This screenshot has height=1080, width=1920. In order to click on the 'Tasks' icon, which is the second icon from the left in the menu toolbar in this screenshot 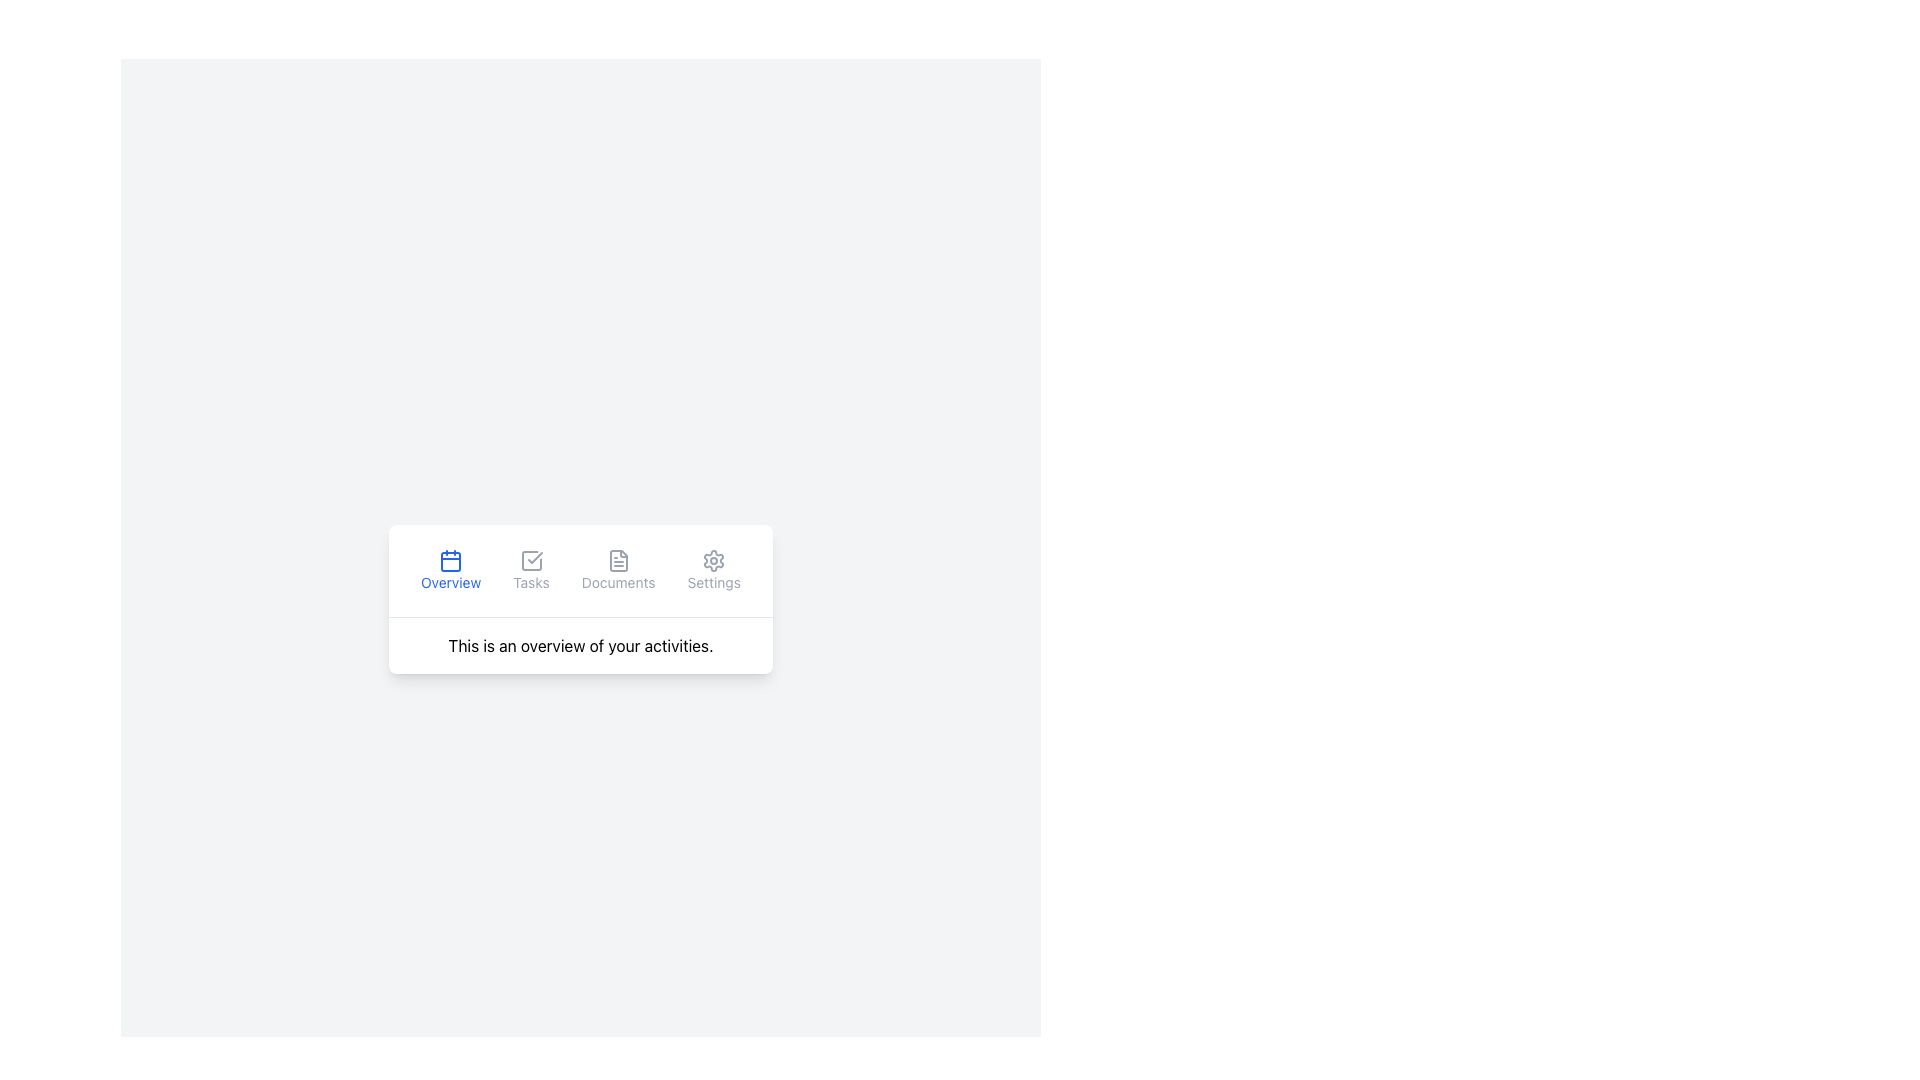, I will do `click(531, 560)`.